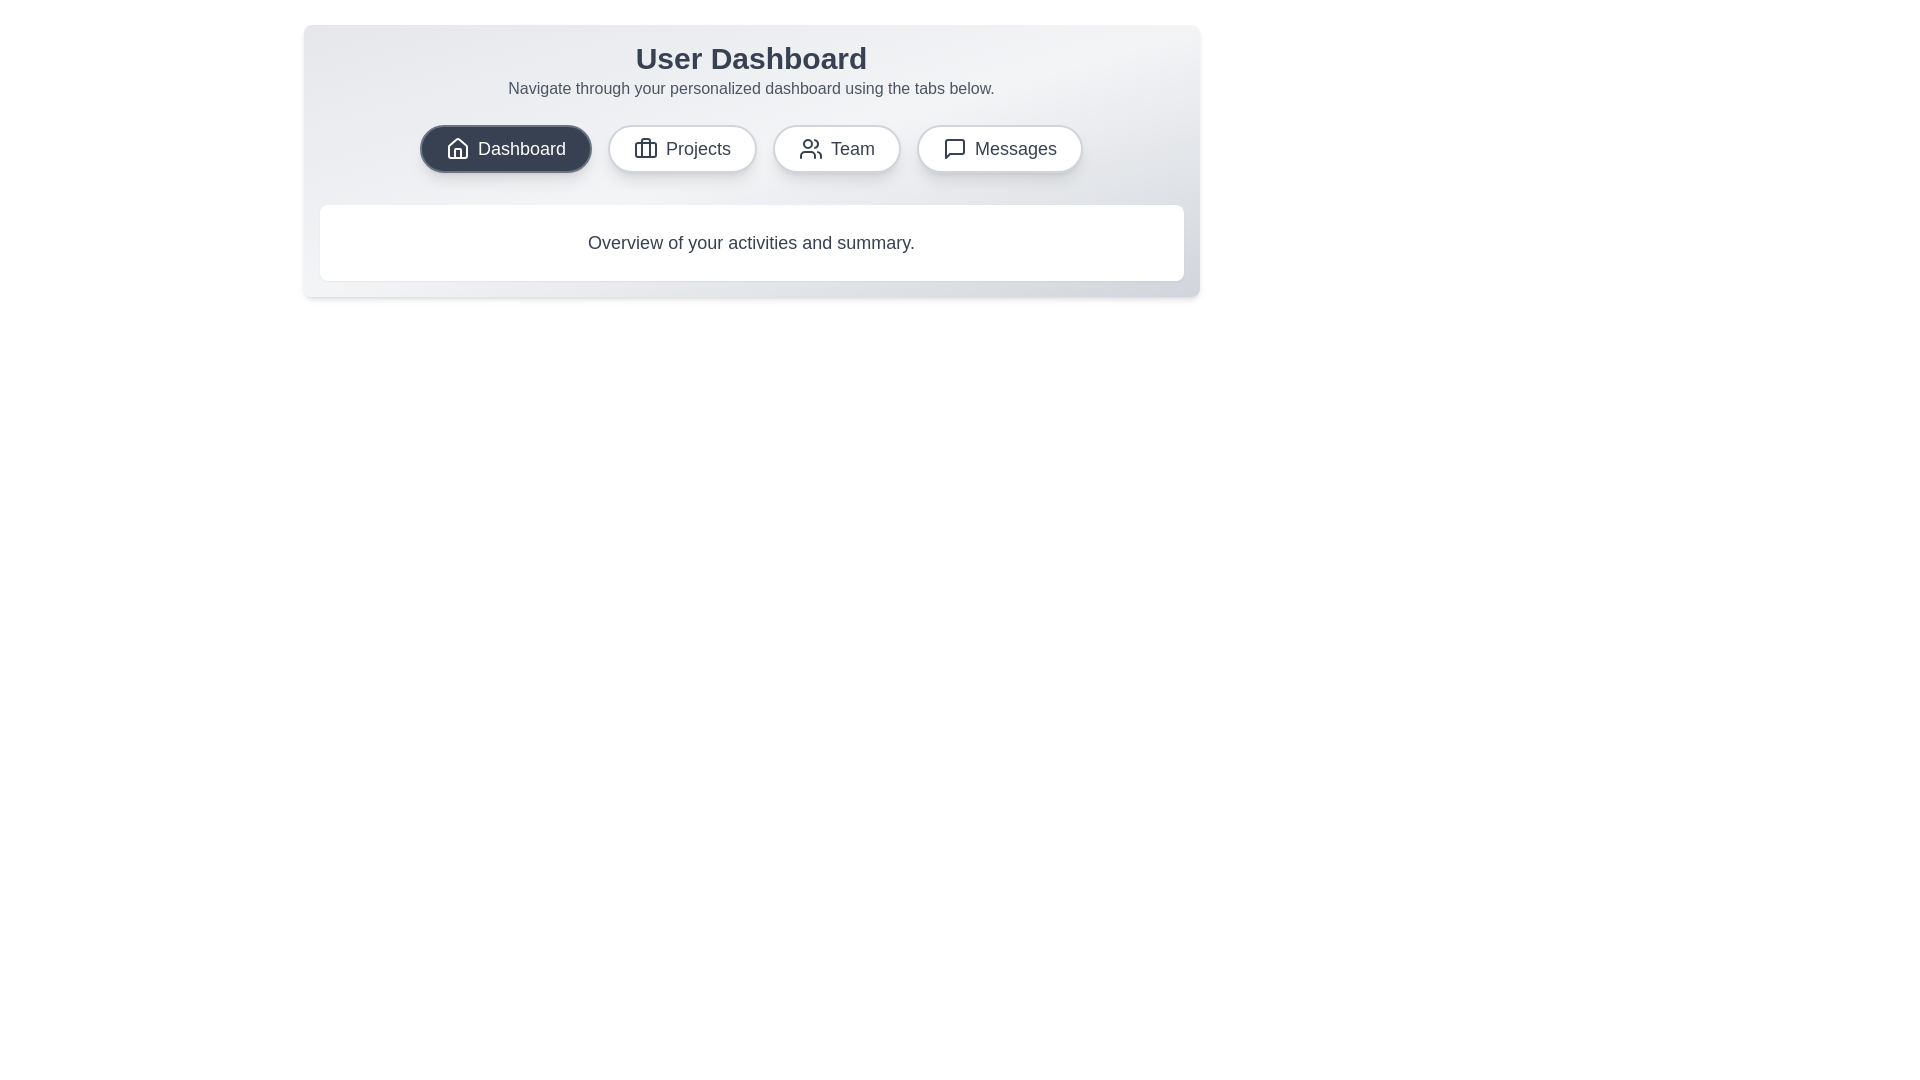  I want to click on the tab labeled Dashboard to observe the visual effect, so click(505, 148).